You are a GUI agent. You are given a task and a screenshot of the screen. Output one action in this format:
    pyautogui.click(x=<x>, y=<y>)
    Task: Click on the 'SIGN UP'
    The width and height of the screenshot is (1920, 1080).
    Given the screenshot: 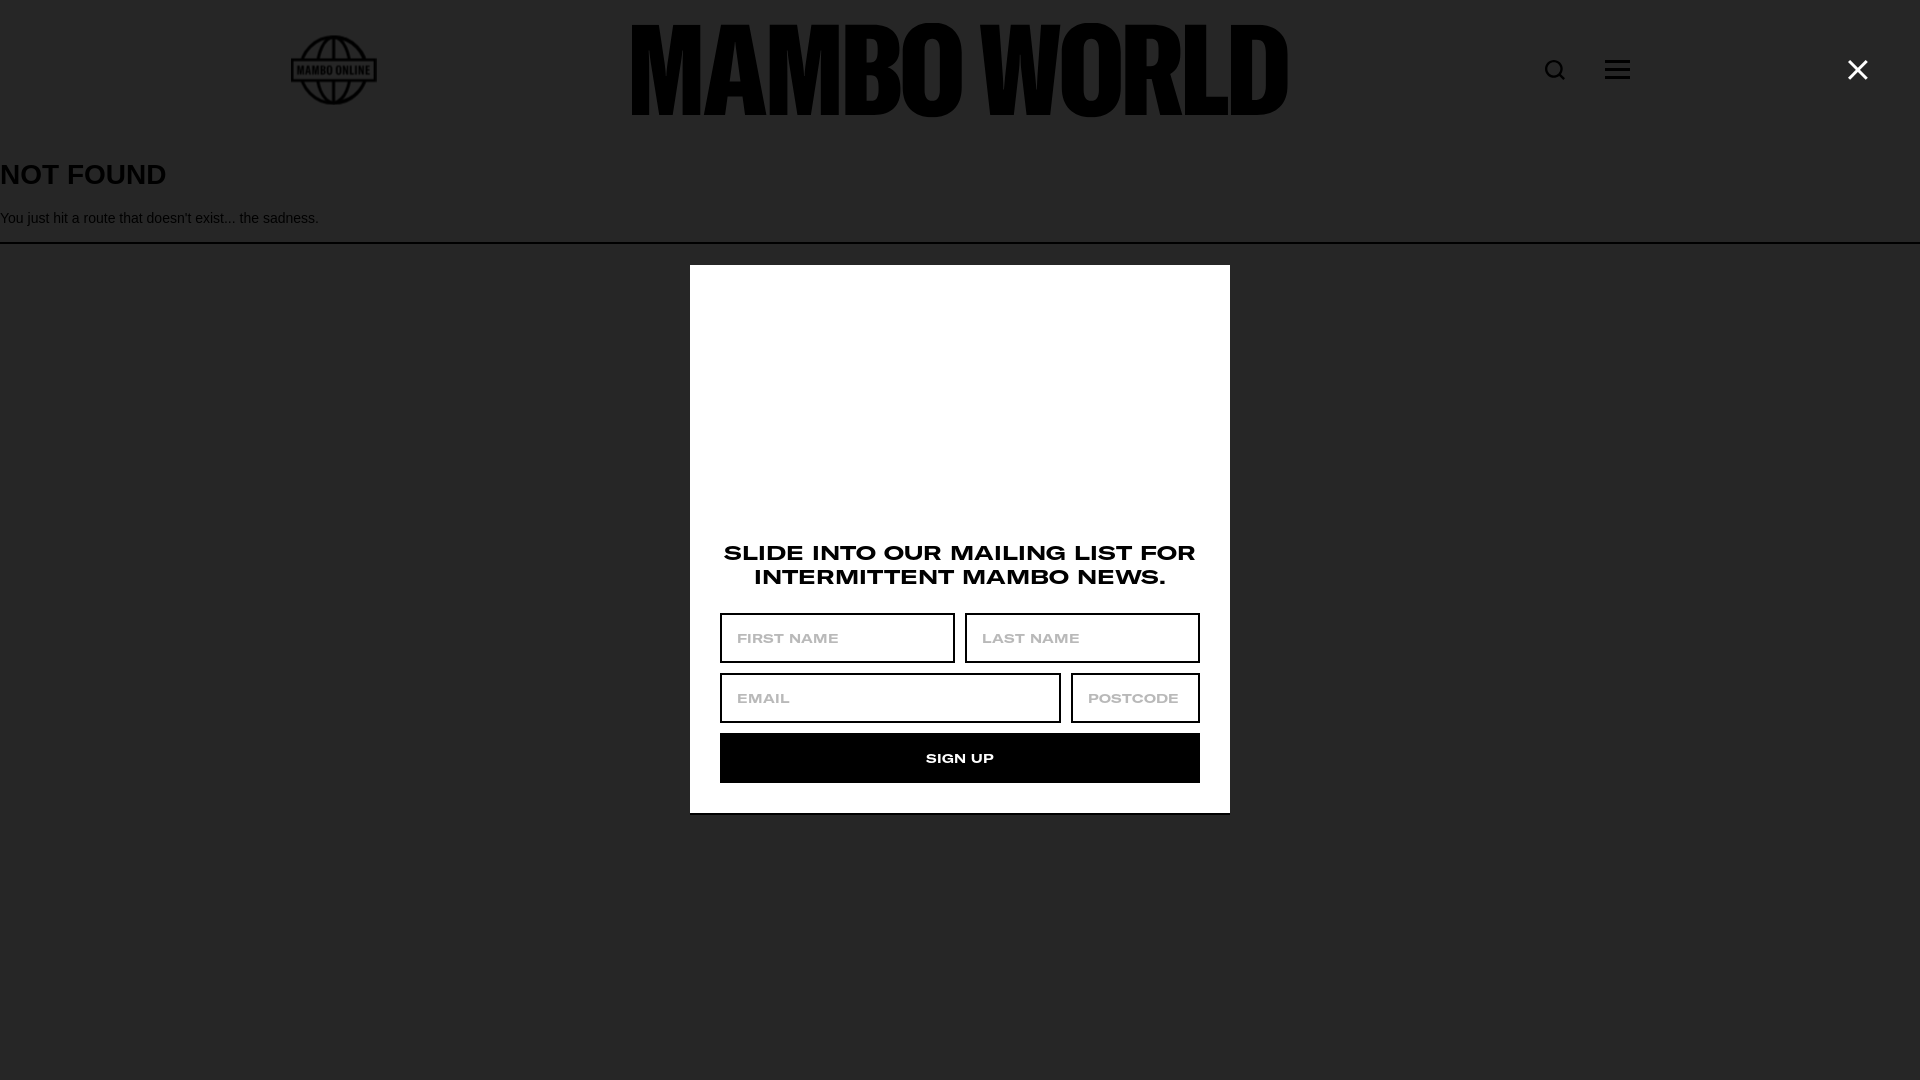 What is the action you would take?
    pyautogui.click(x=960, y=758)
    